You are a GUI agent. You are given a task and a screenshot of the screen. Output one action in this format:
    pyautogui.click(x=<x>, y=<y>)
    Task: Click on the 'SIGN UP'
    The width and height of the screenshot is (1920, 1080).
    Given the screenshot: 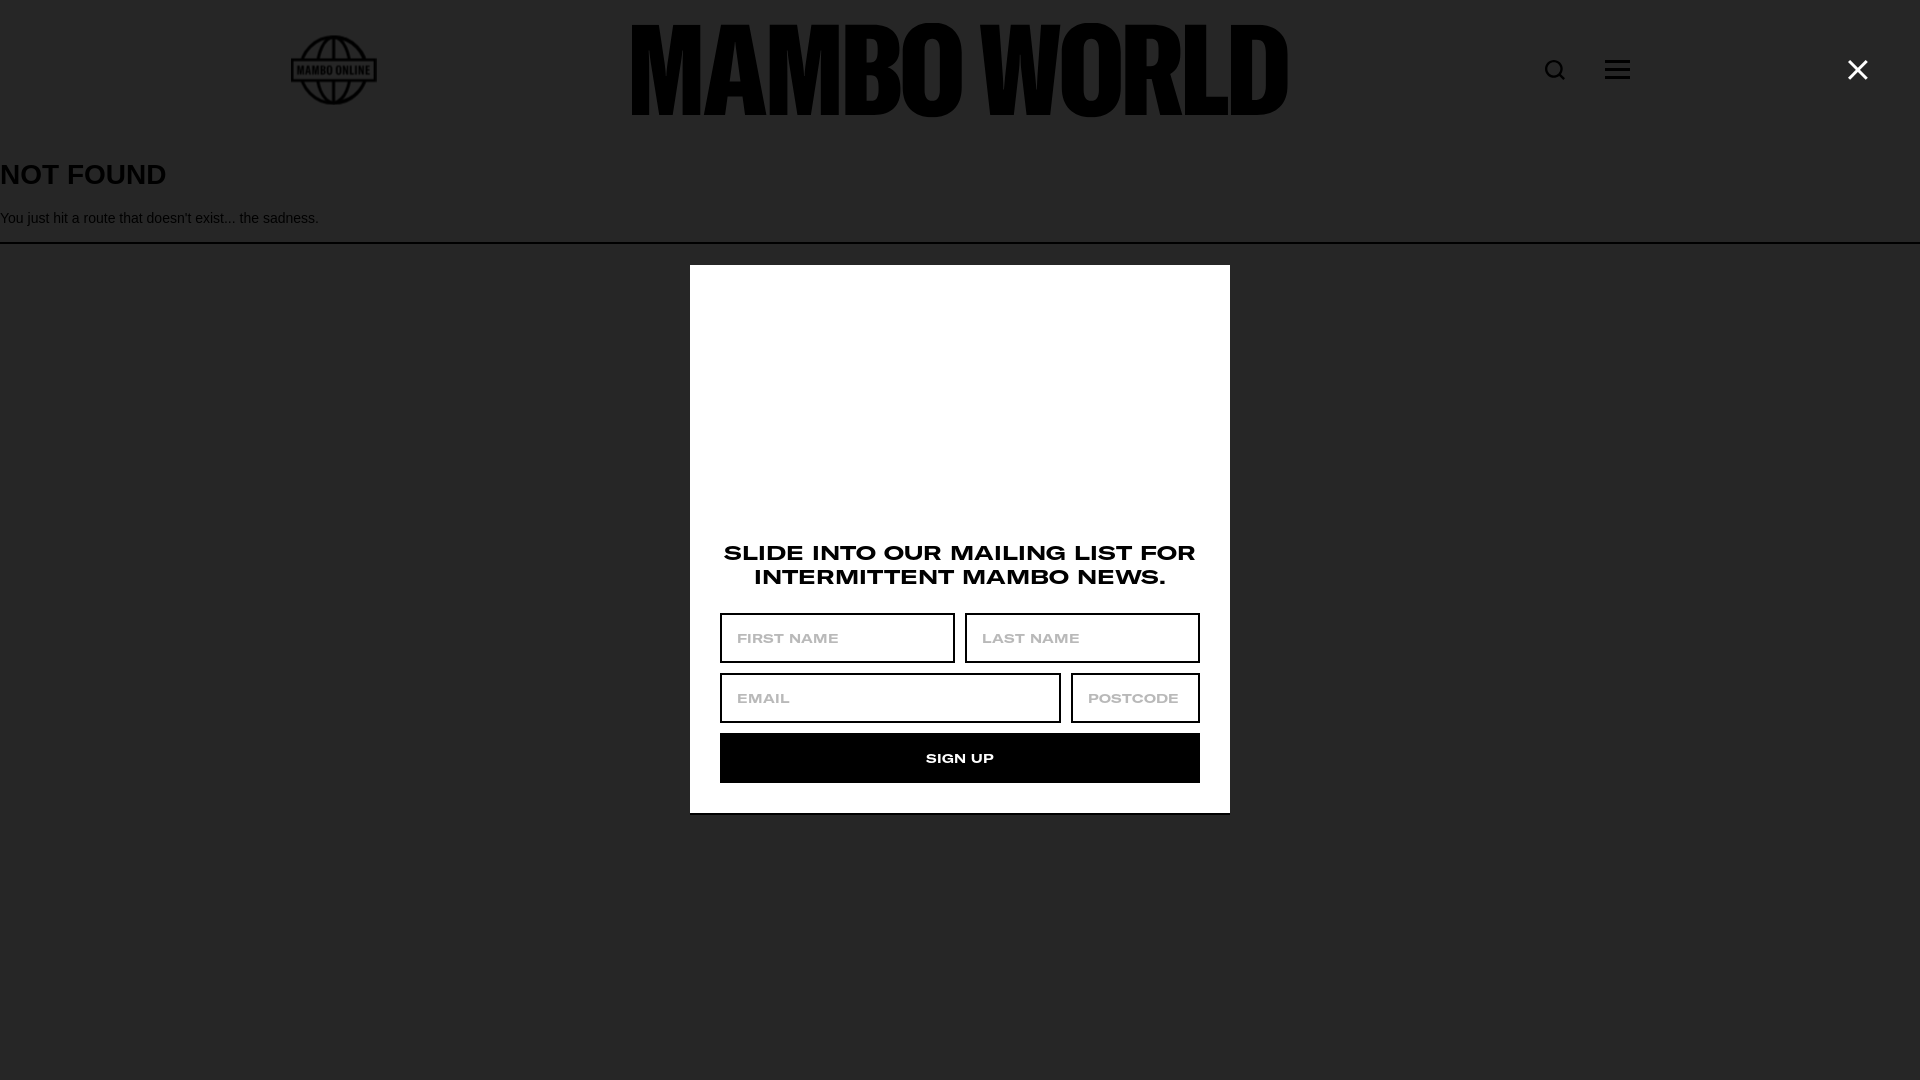 What is the action you would take?
    pyautogui.click(x=960, y=758)
    